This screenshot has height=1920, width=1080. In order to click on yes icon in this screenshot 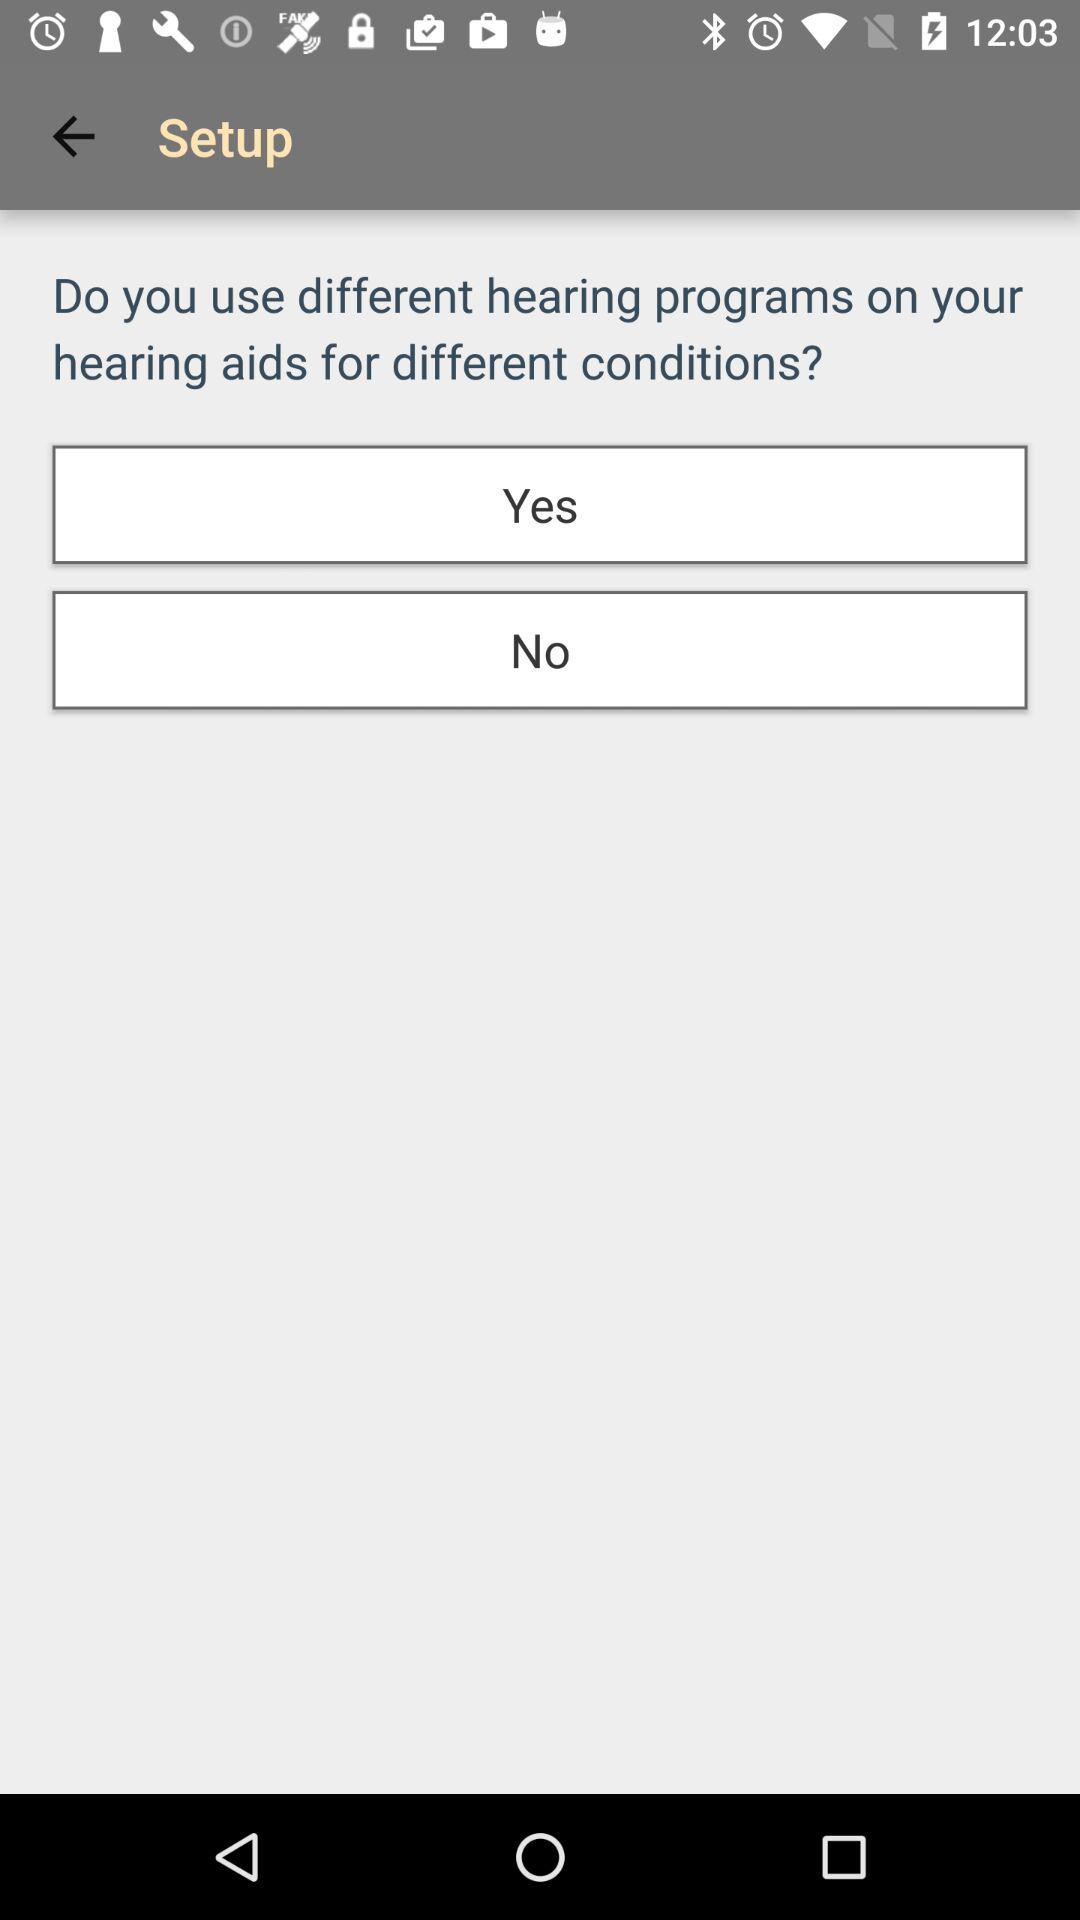, I will do `click(540, 504)`.